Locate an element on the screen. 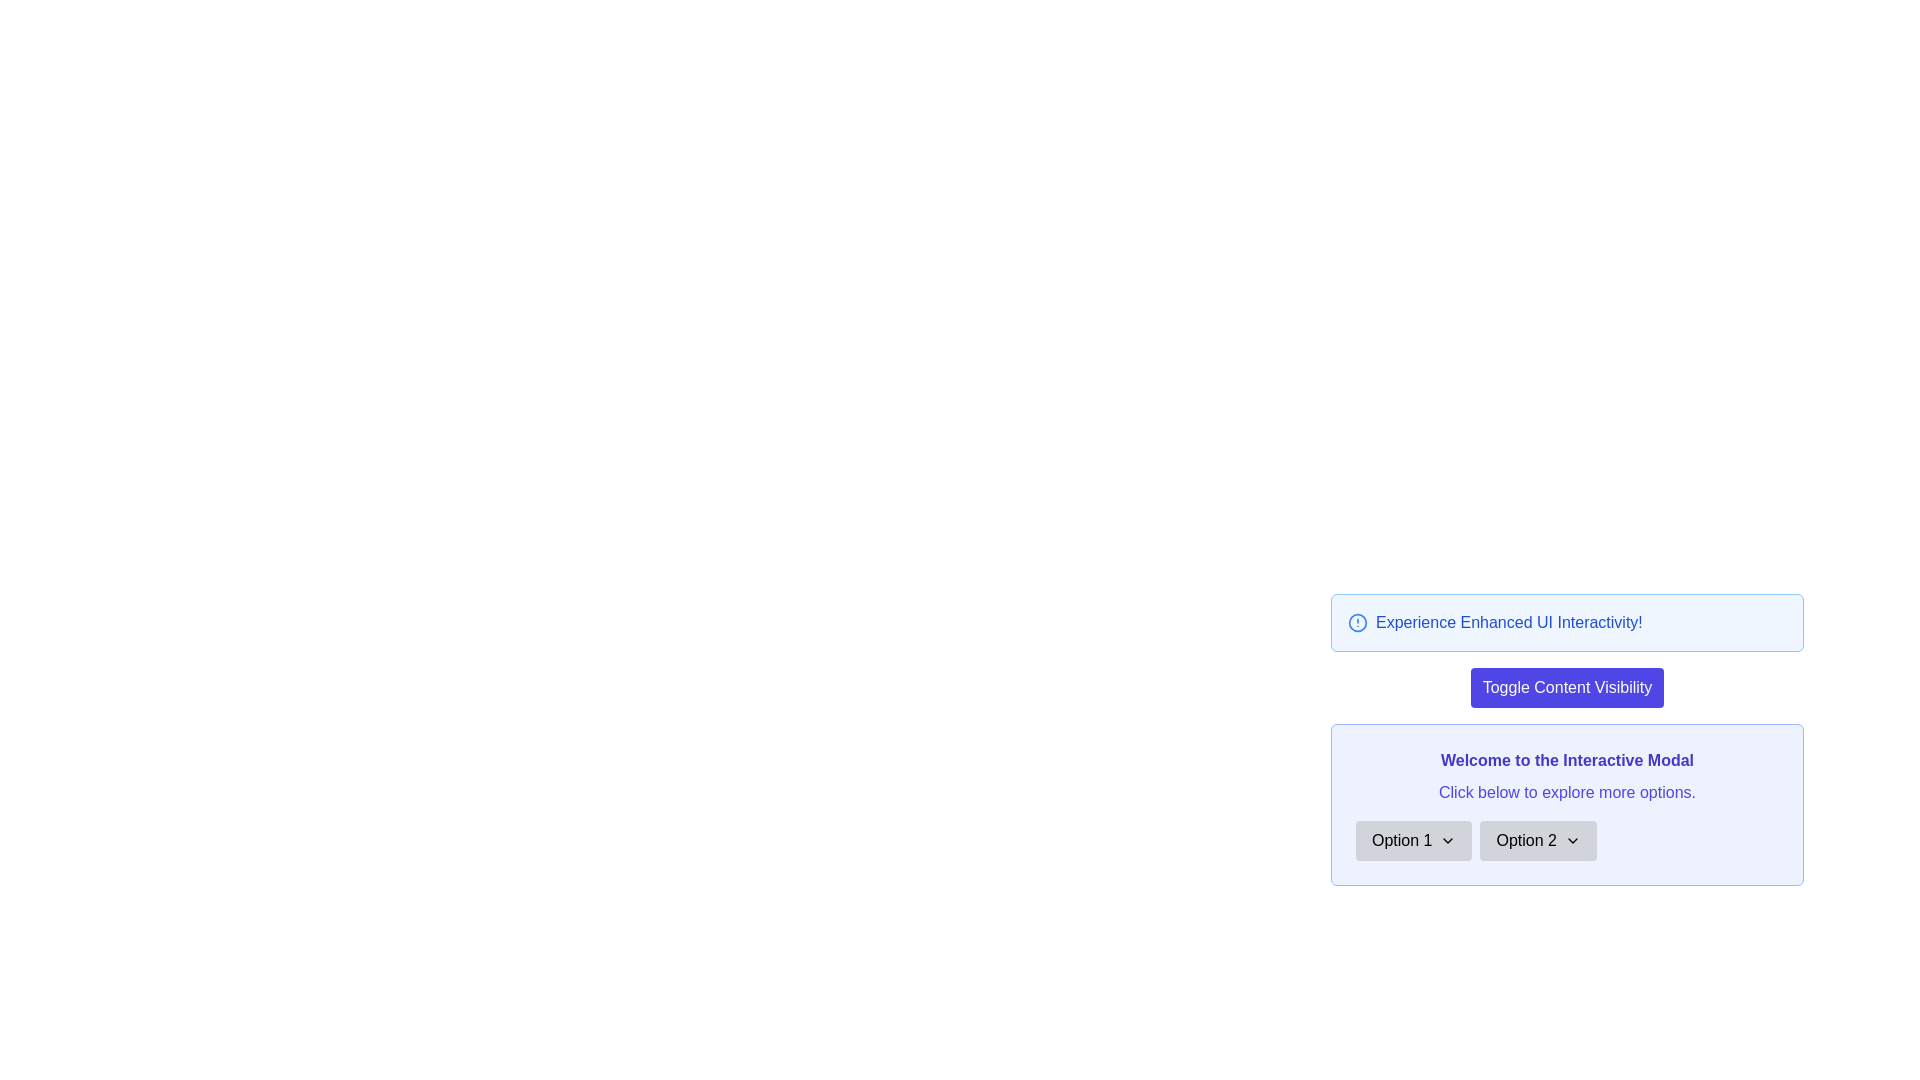 This screenshot has width=1920, height=1080. the group of buttons labeled 'Option 1' and 'Option 2' to invoke hover effects is located at coordinates (1566, 833).